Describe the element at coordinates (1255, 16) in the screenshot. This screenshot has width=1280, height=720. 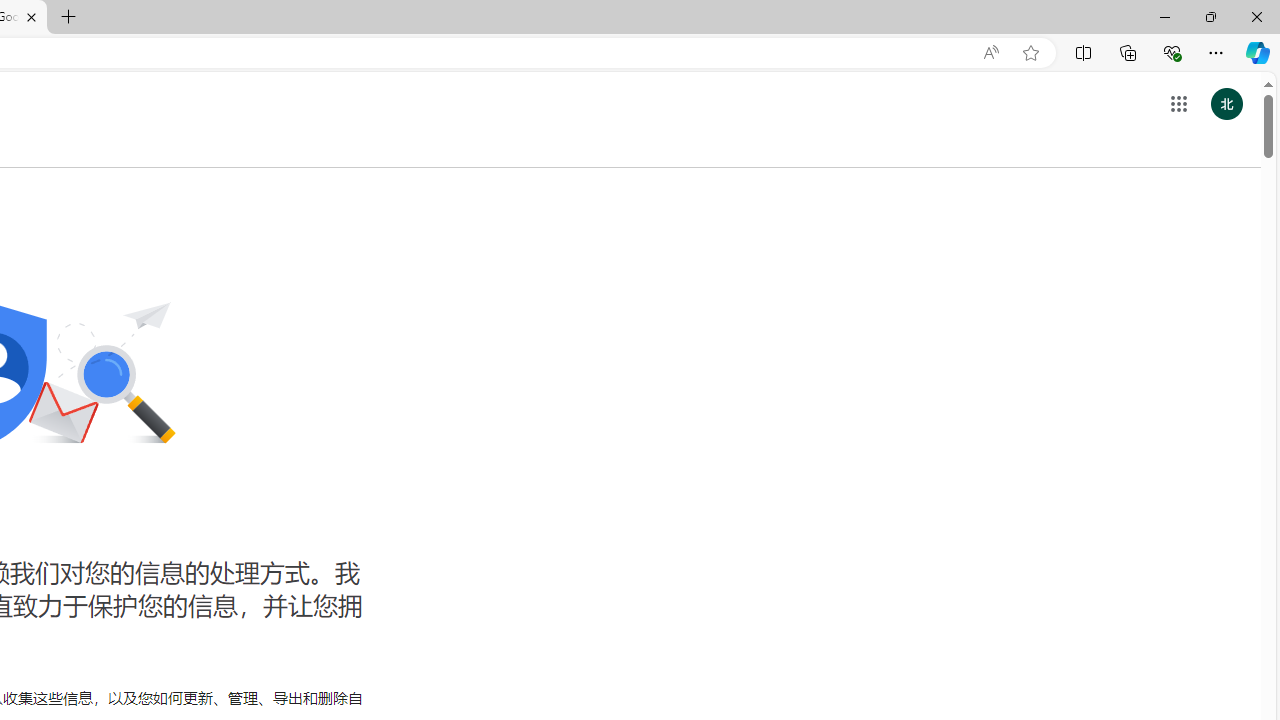
I see `'Close'` at that location.